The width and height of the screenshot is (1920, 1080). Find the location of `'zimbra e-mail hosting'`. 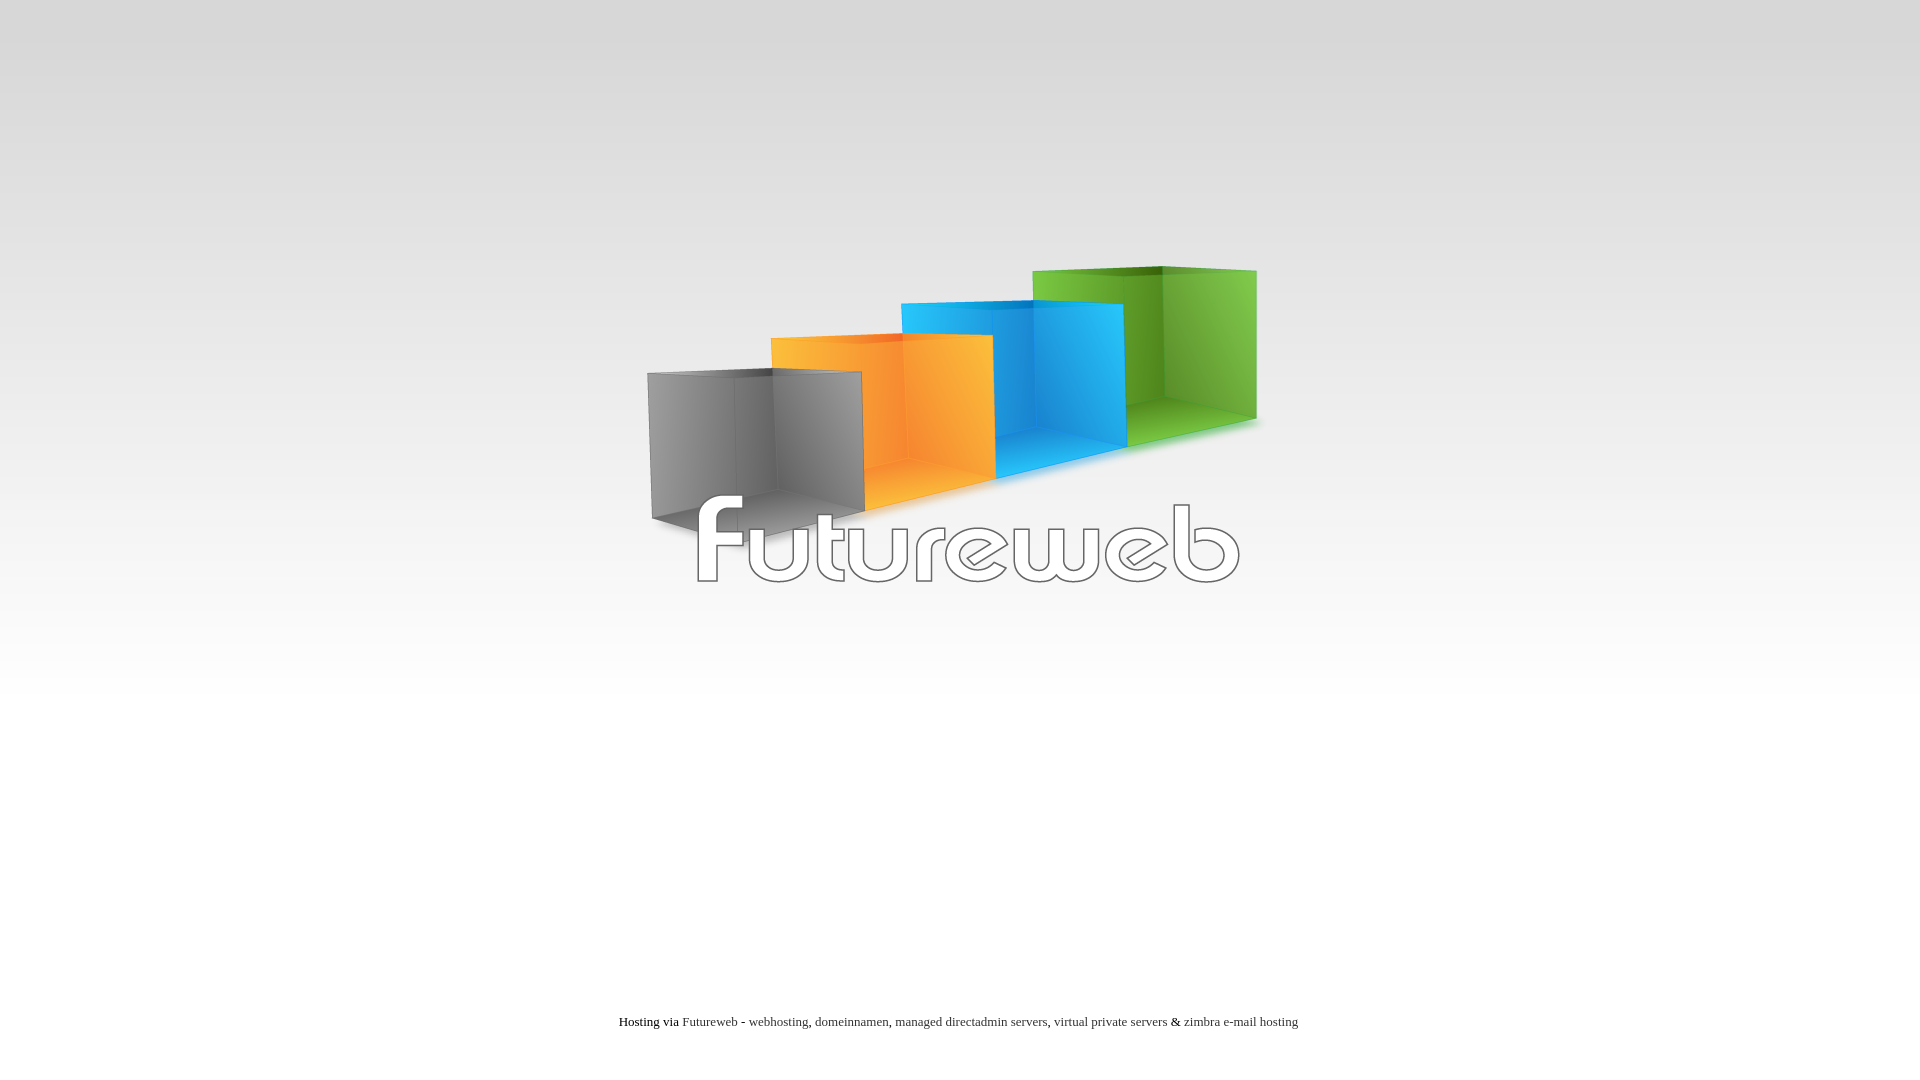

'zimbra e-mail hosting' is located at coordinates (1240, 1021).